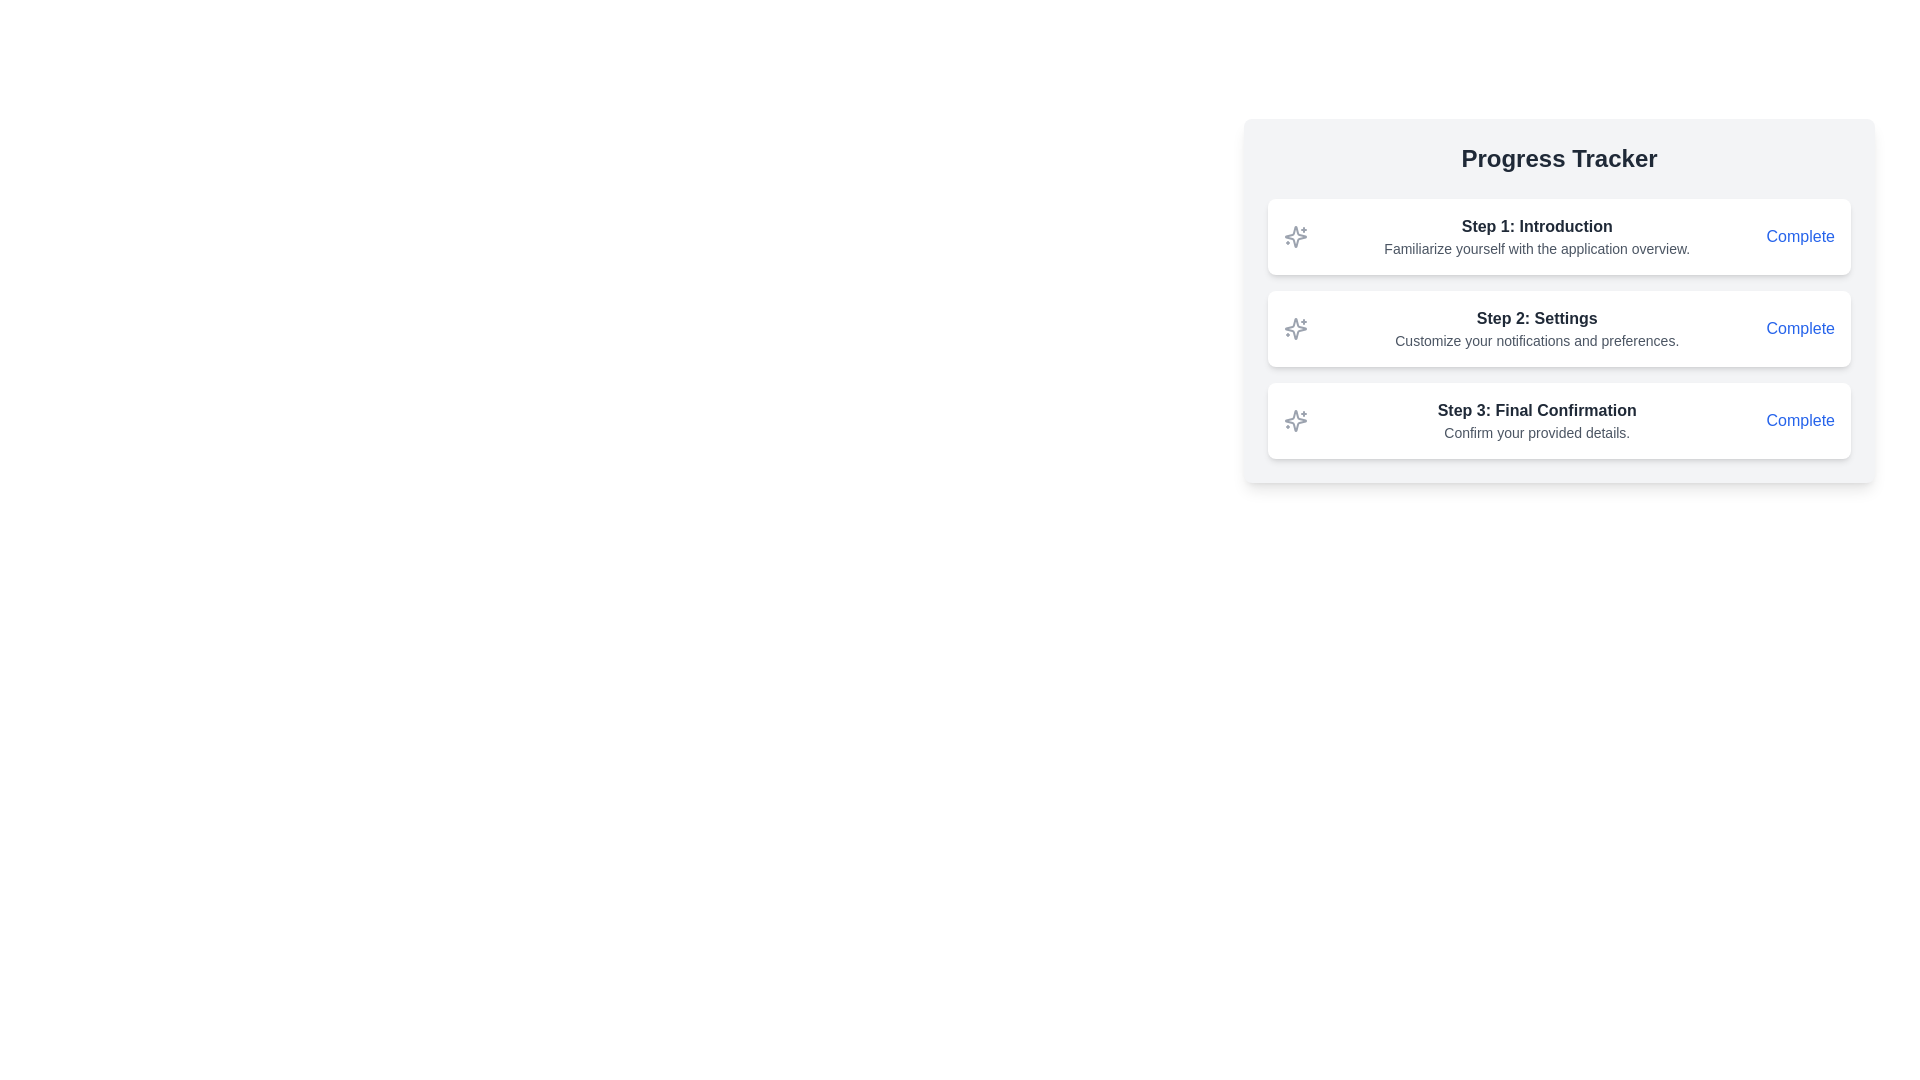 Image resolution: width=1920 pixels, height=1080 pixels. What do you see at coordinates (1800, 327) in the screenshot?
I see `the clickable text link indicating the completion of the second step in the progress tracker` at bounding box center [1800, 327].